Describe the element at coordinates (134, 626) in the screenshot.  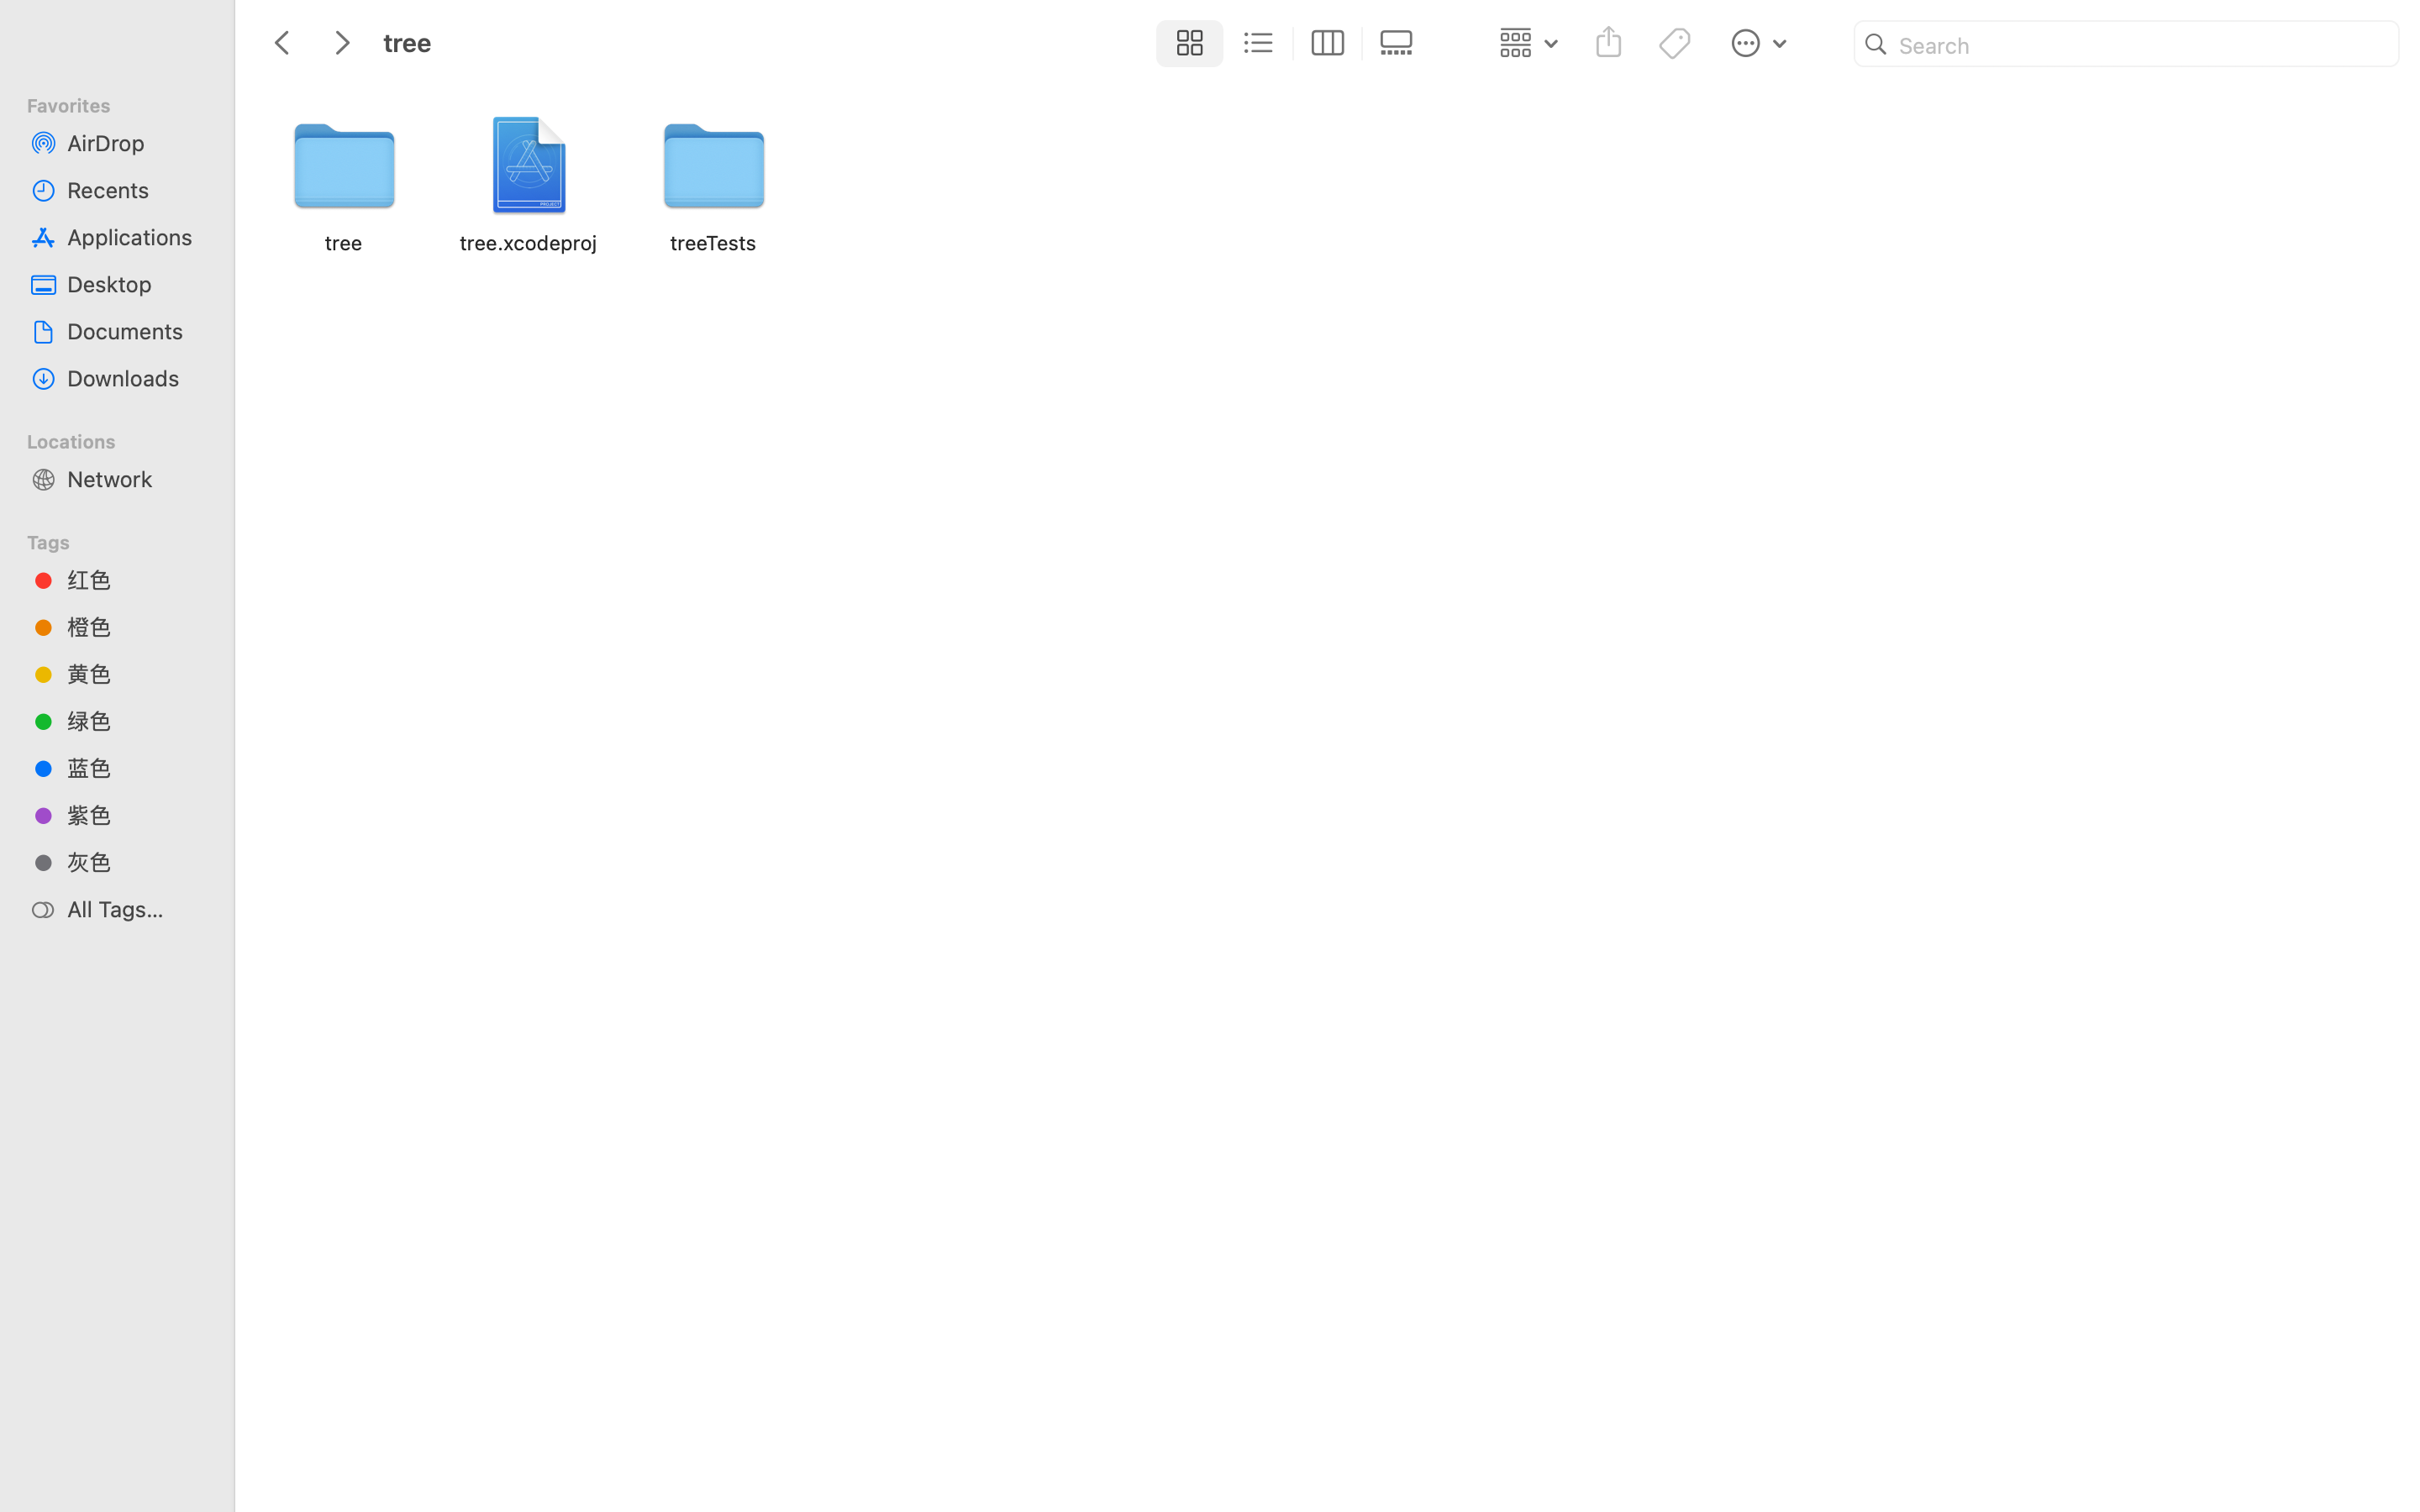
I see `'橙色'` at that location.